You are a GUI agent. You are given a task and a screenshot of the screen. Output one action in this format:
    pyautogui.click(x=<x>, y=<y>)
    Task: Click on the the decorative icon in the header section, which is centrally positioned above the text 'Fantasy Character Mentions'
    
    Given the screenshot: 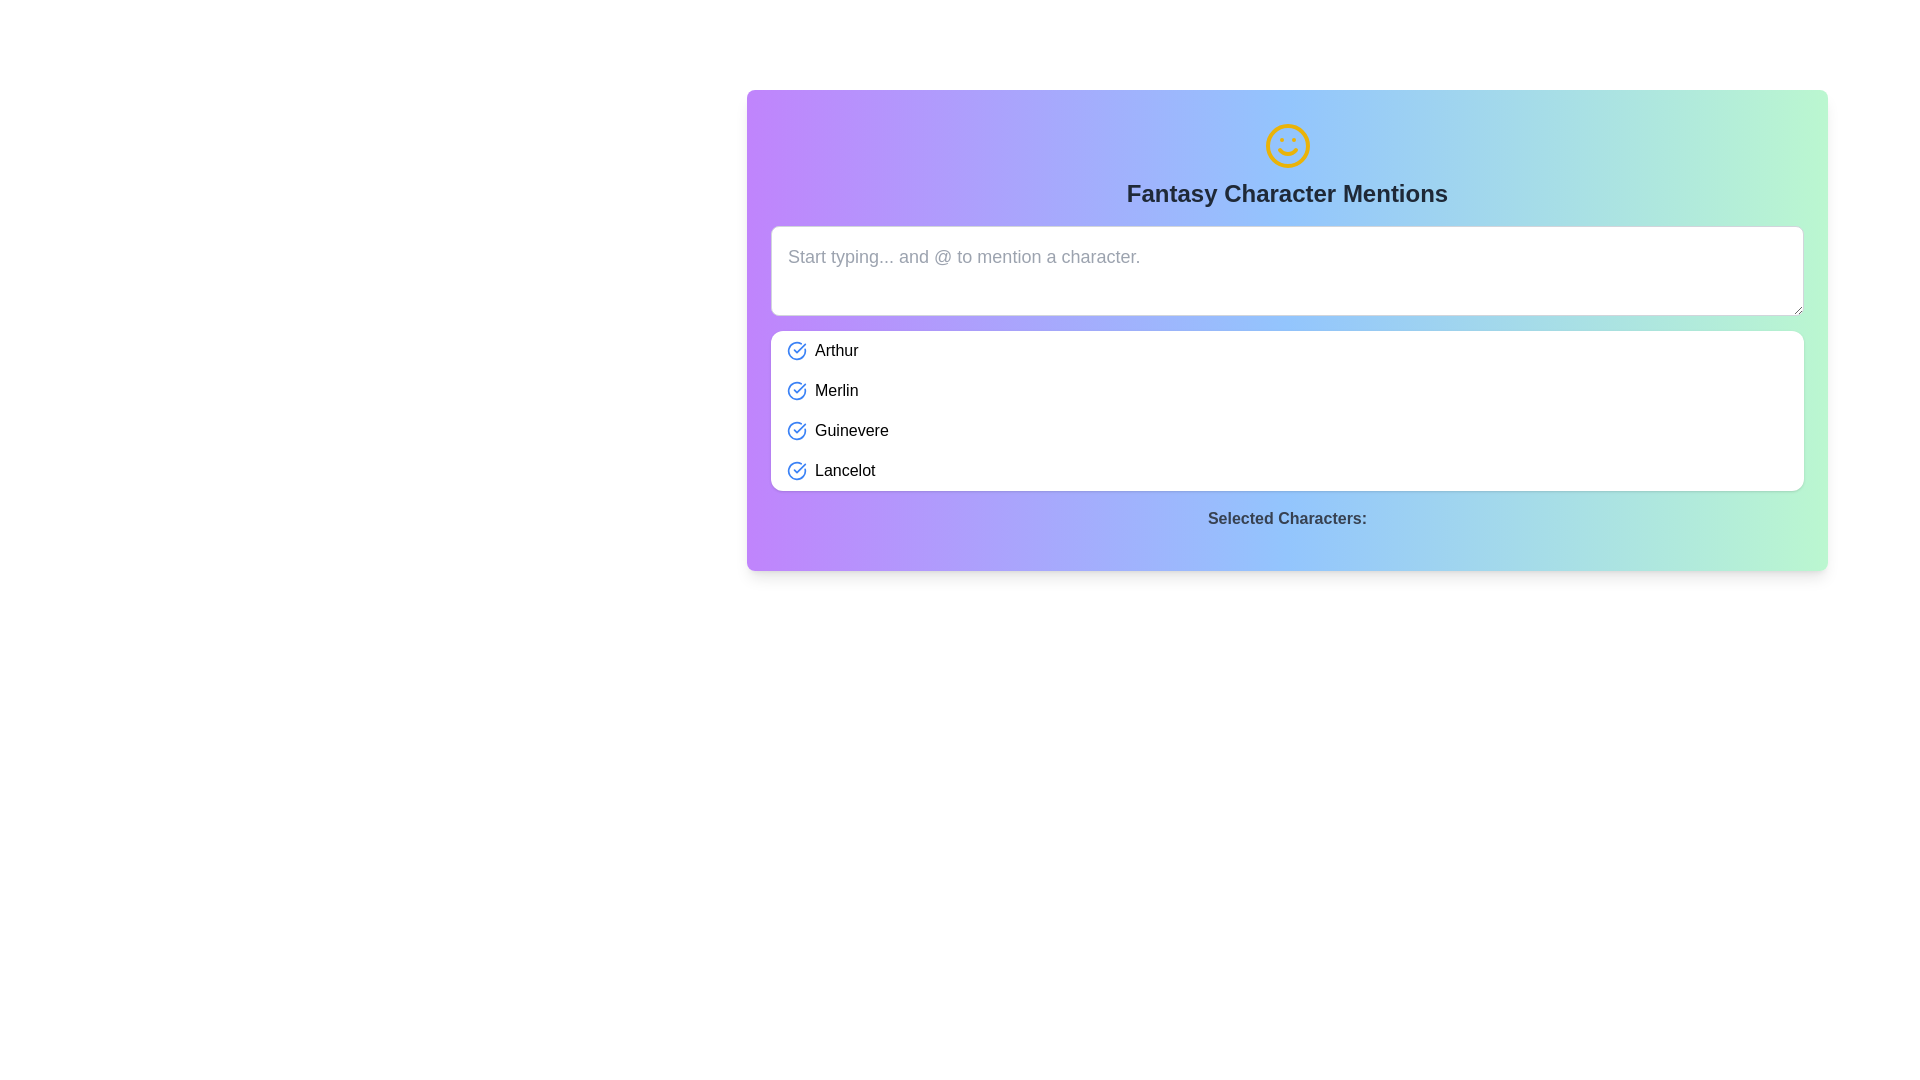 What is the action you would take?
    pyautogui.click(x=1287, y=145)
    